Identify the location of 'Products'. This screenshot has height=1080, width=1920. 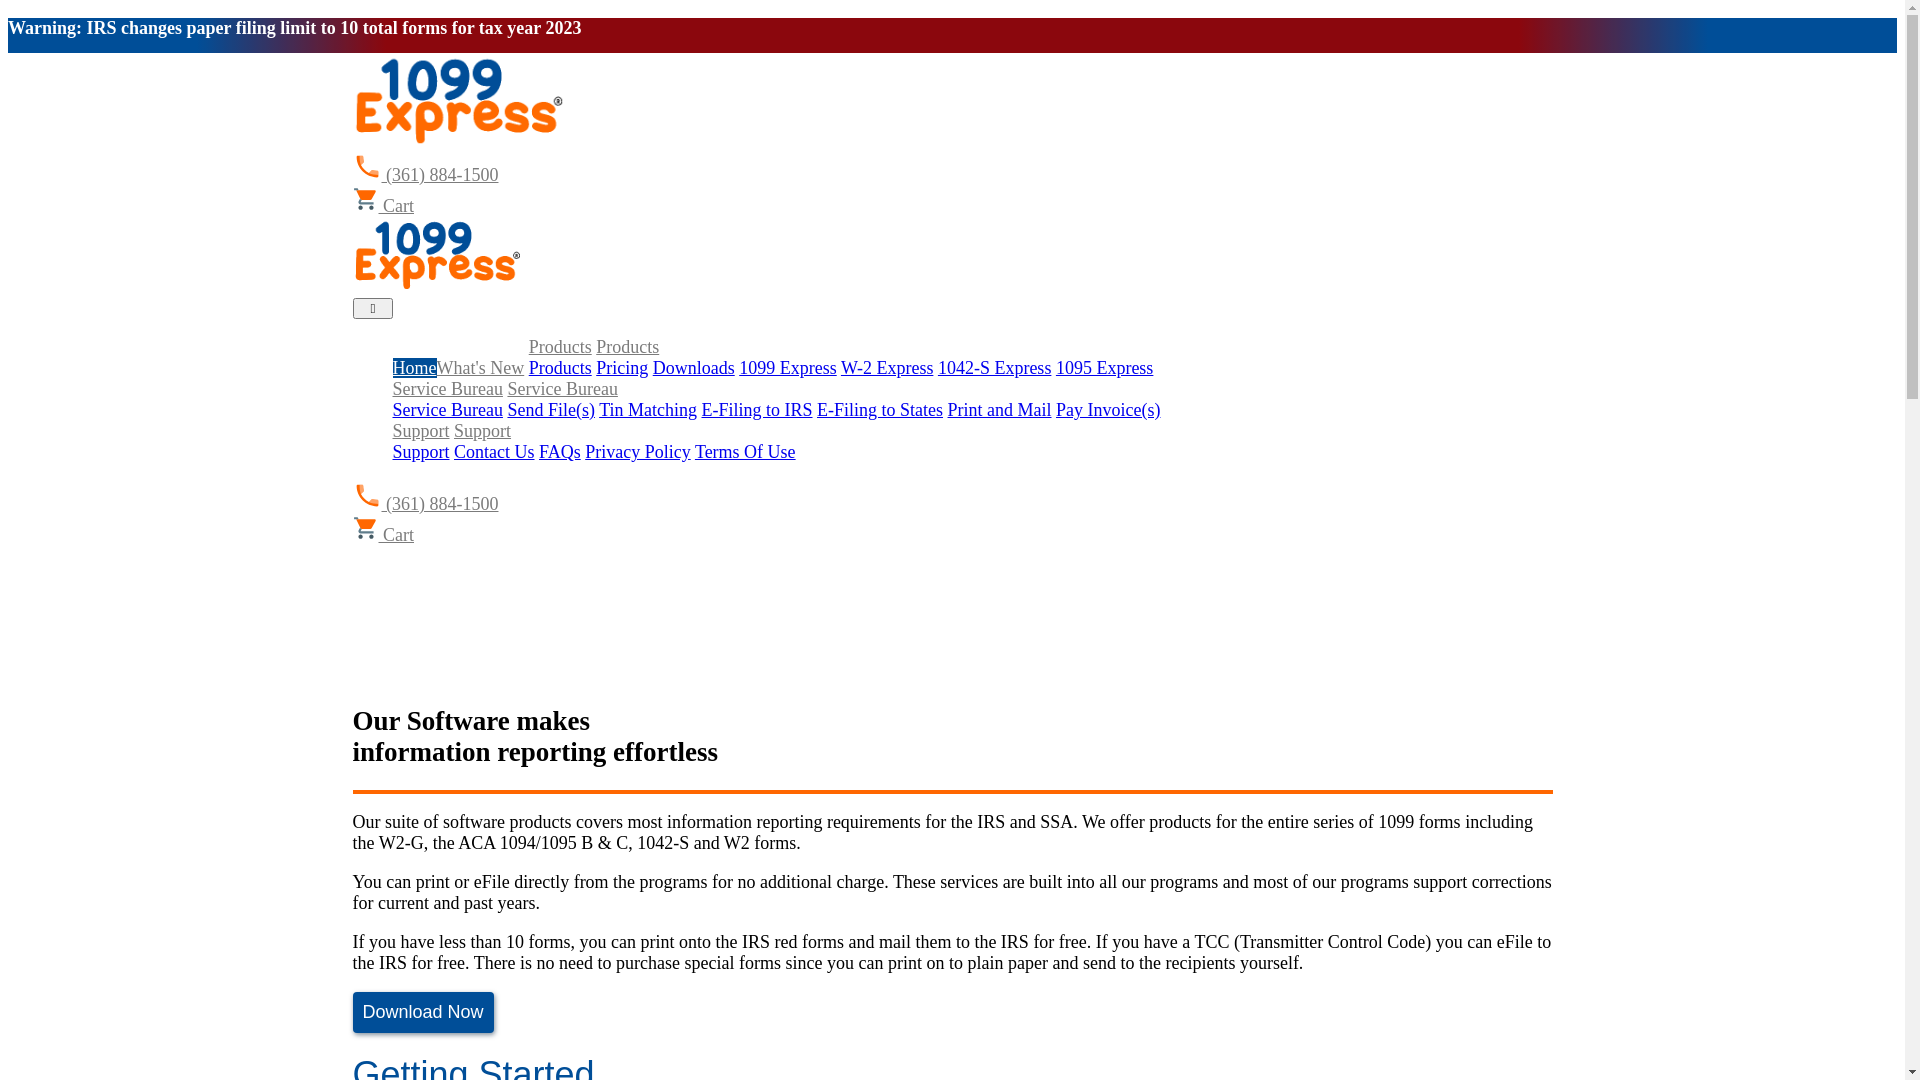
(528, 346).